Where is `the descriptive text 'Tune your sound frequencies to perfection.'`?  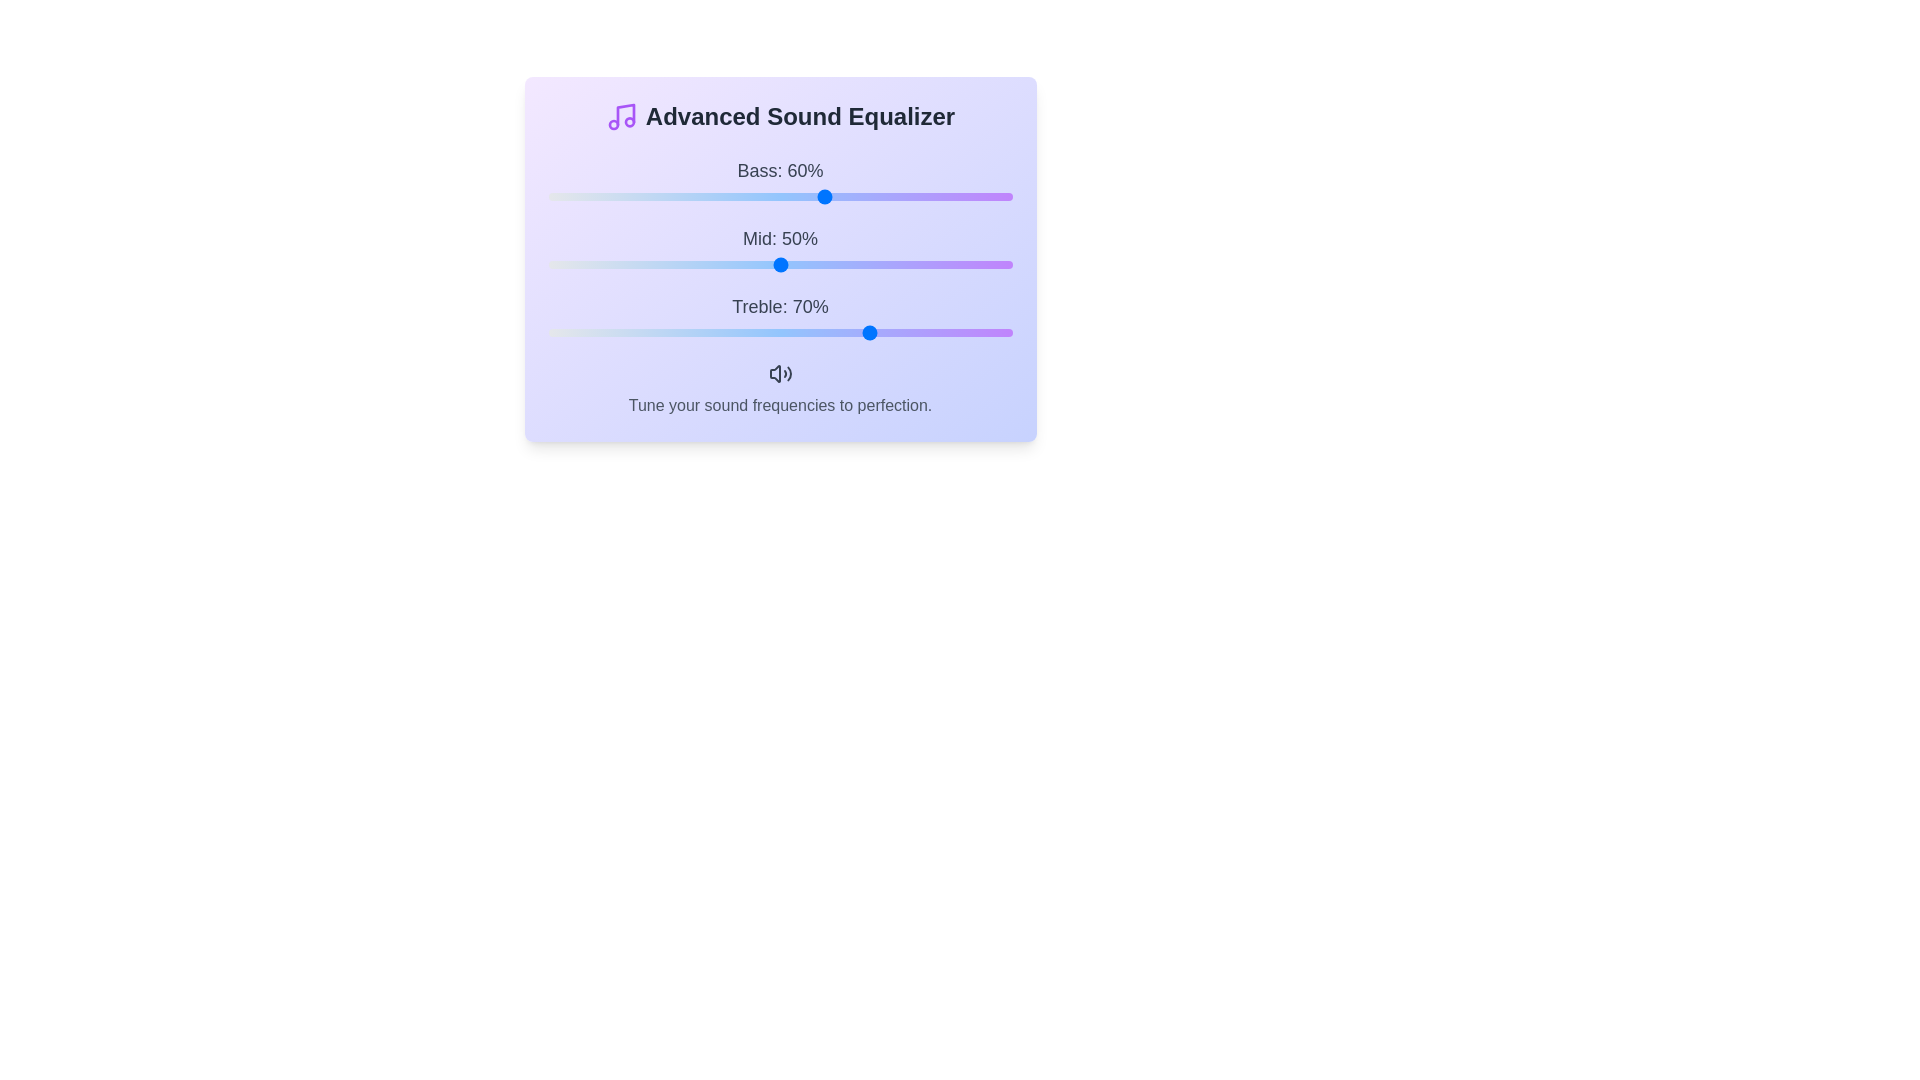 the descriptive text 'Tune your sound frequencies to perfection.' is located at coordinates (779, 405).